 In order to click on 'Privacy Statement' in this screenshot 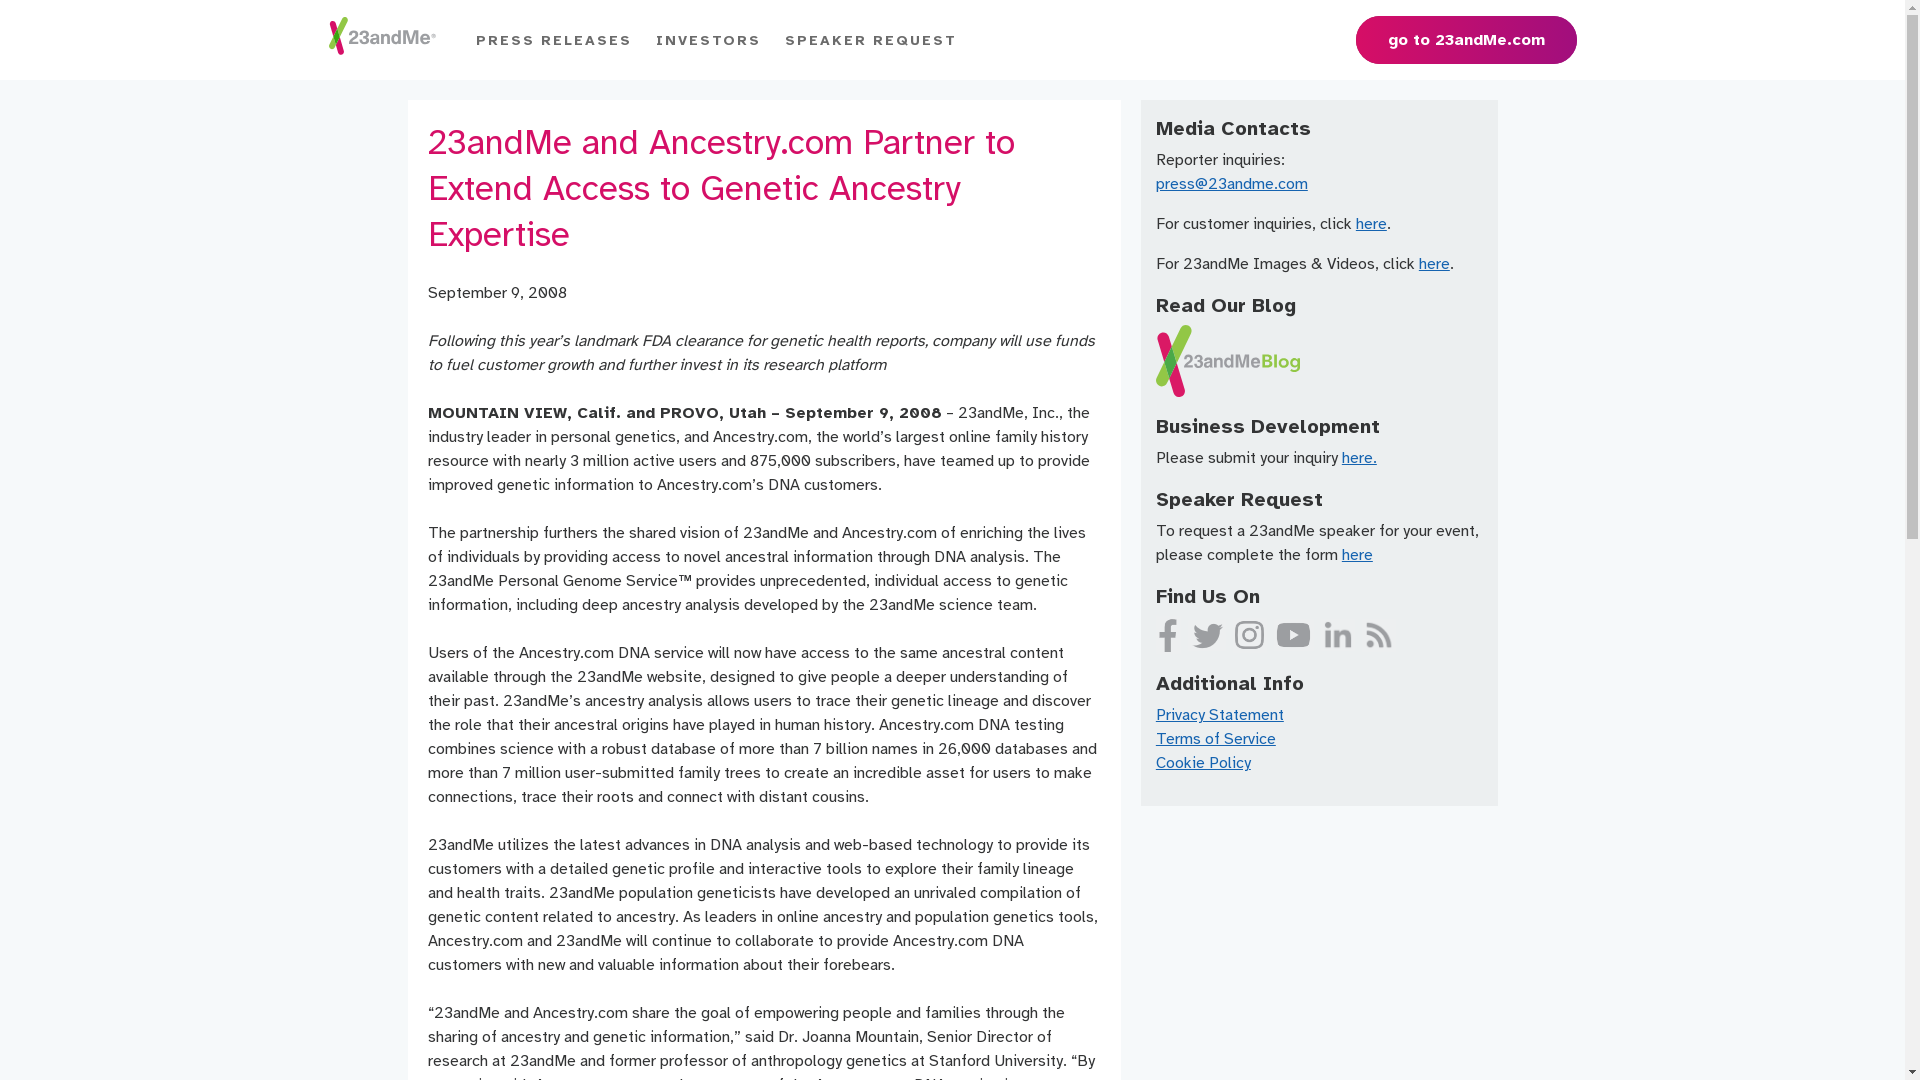, I will do `click(1218, 713)`.